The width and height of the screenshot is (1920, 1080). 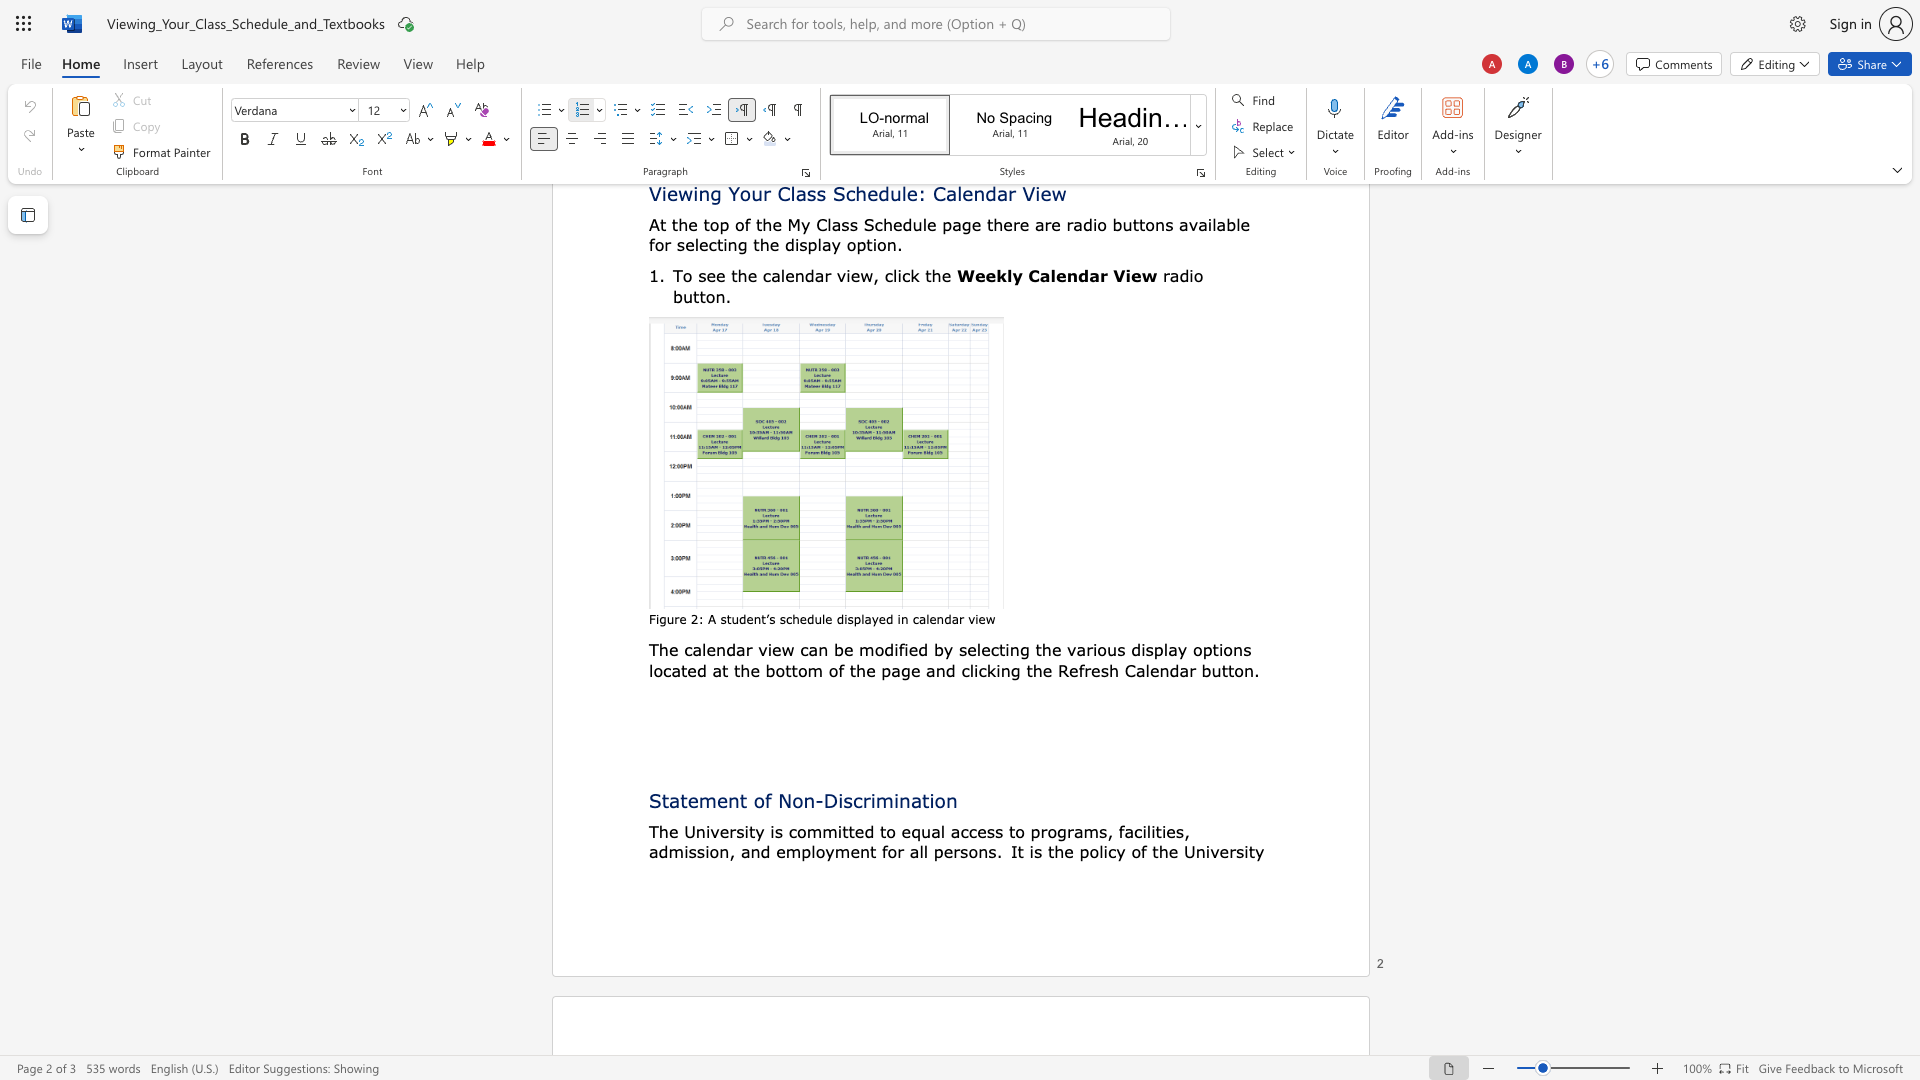 What do you see at coordinates (865, 618) in the screenshot?
I see `the space between the continuous character "l" and "a" in the text` at bounding box center [865, 618].